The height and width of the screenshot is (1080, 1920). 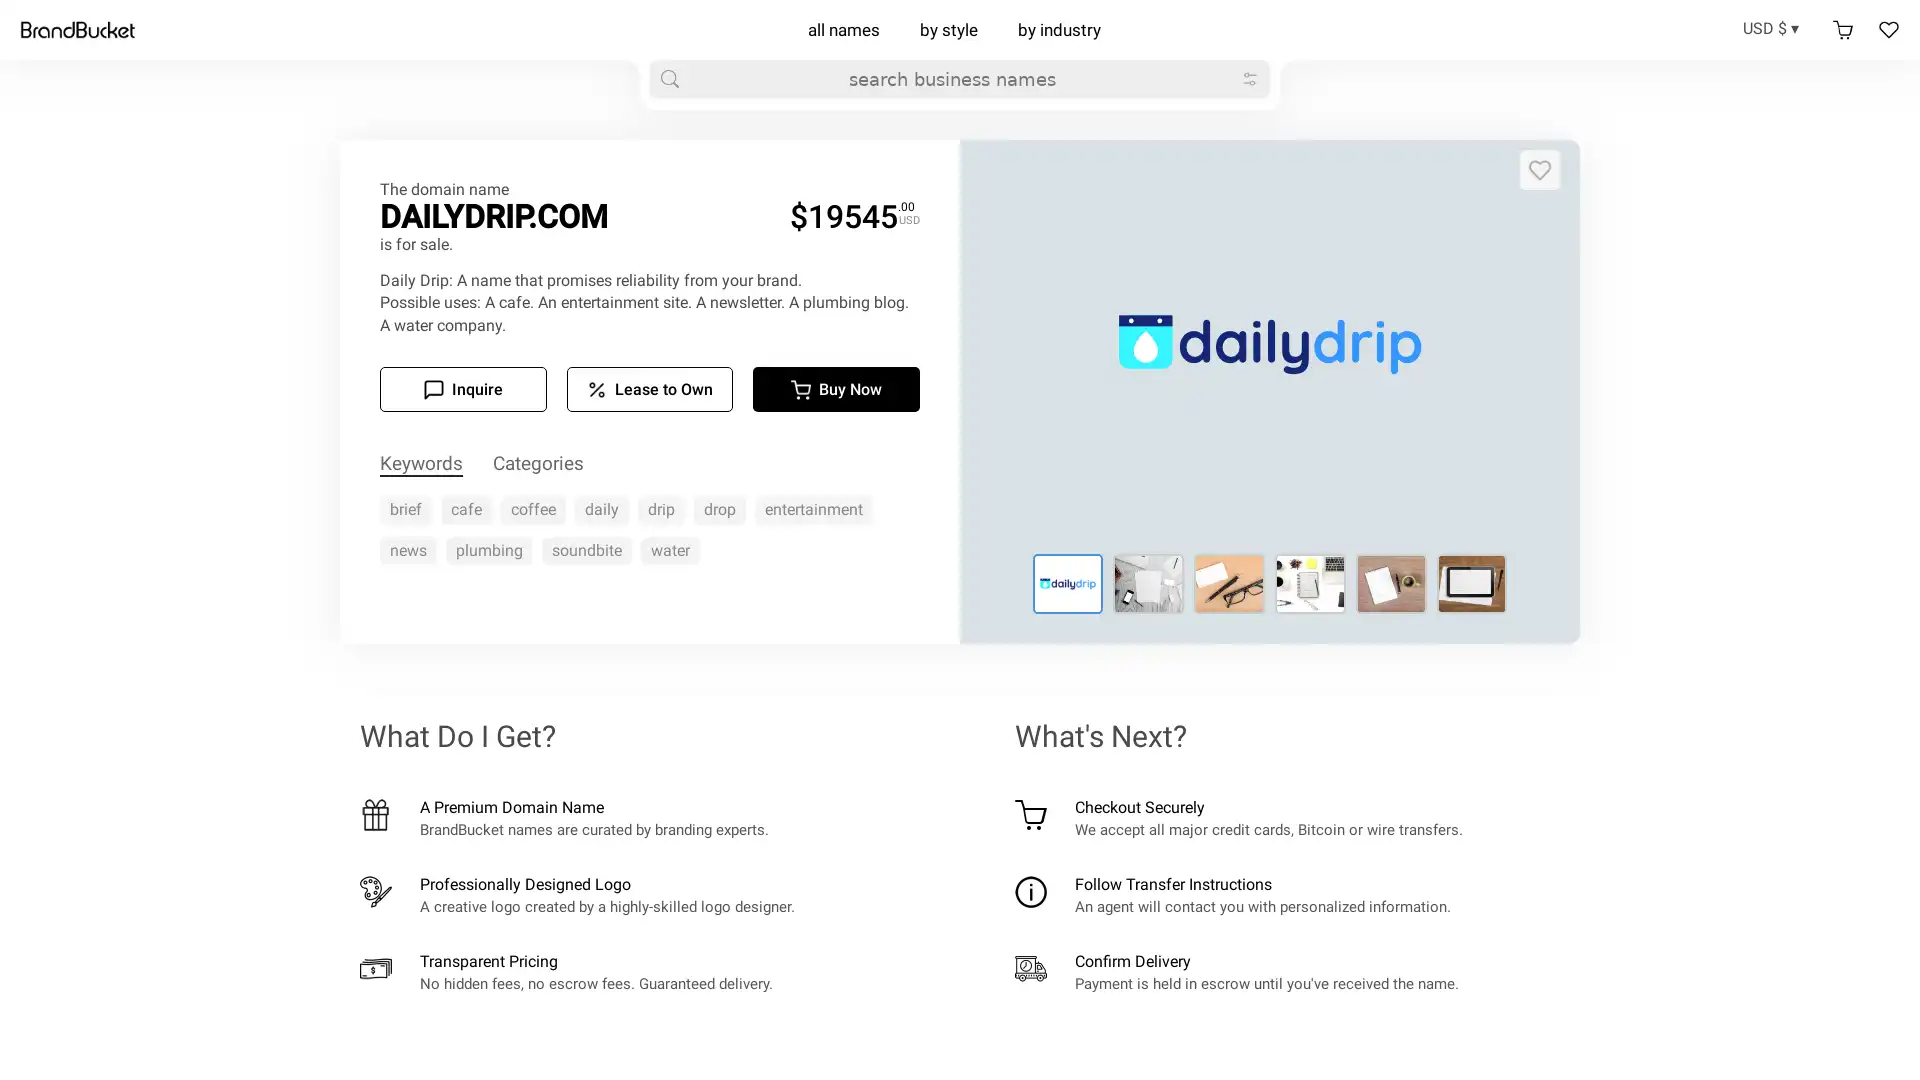 I want to click on Inquire Inquire, so click(x=461, y=389).